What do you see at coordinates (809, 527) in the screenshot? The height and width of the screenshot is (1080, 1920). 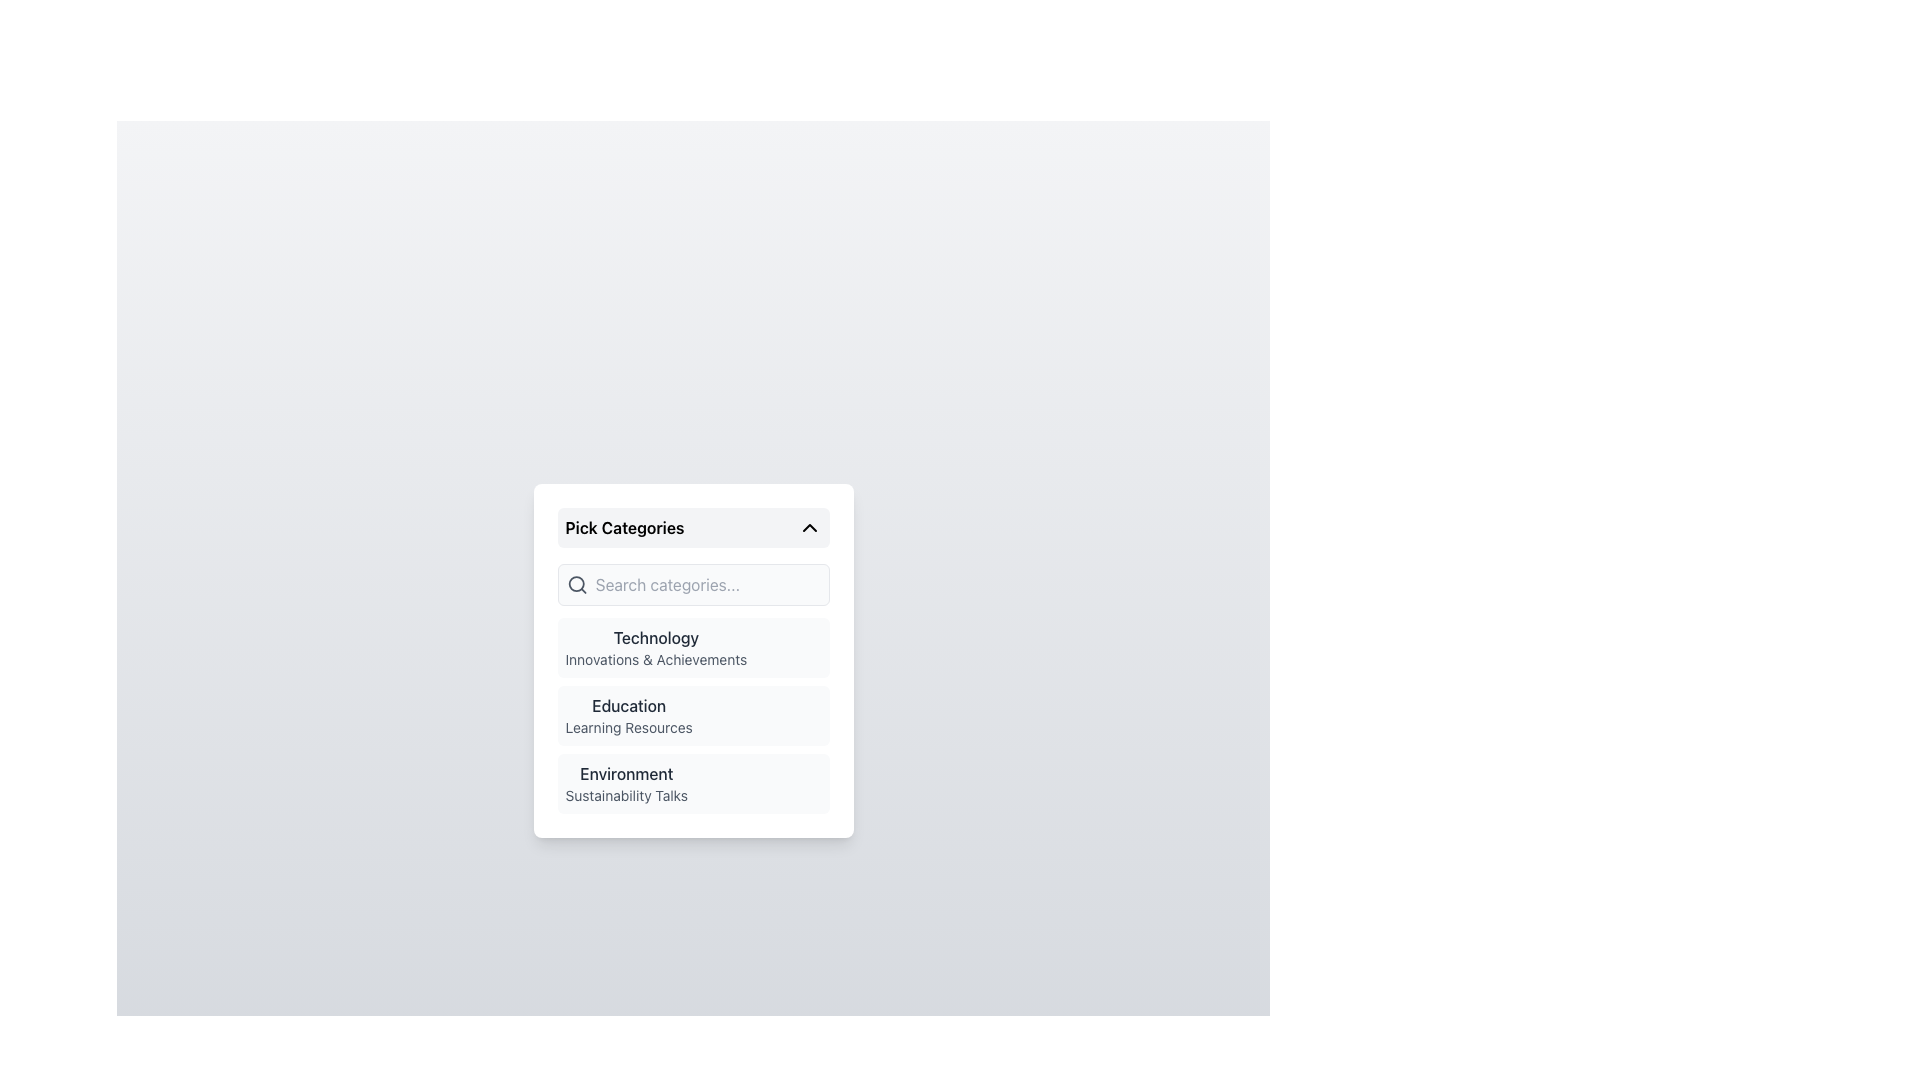 I see `the chevron icon located at the right end of the 'Pick Categories' bar to potentially reveal hints` at bounding box center [809, 527].